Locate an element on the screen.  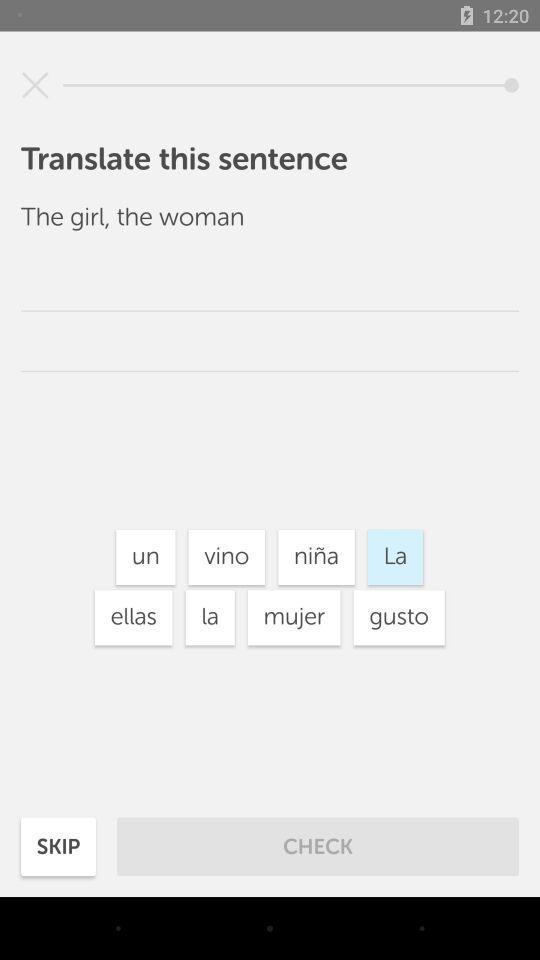
la is located at coordinates (209, 616).